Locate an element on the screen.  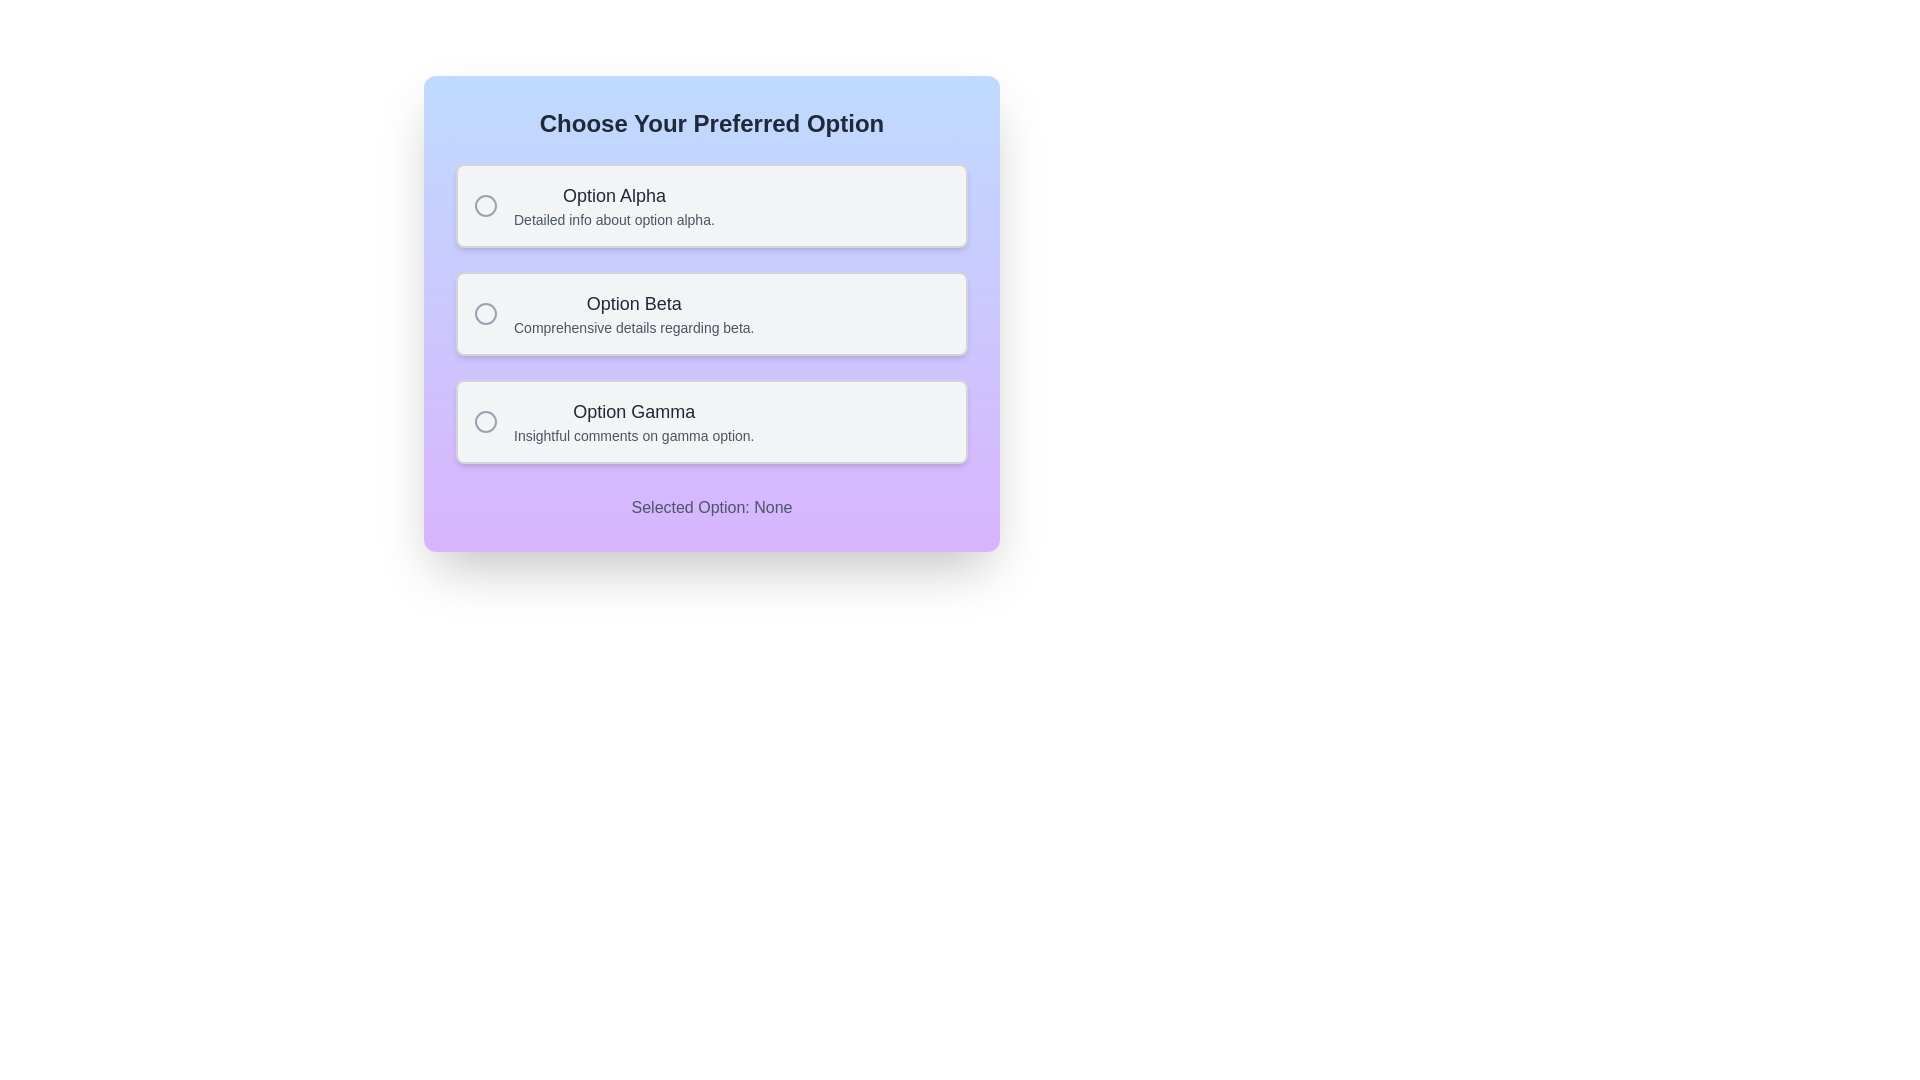
the circular radio button indicator located inside the selection box titled 'Option Alpha' is located at coordinates (485, 205).